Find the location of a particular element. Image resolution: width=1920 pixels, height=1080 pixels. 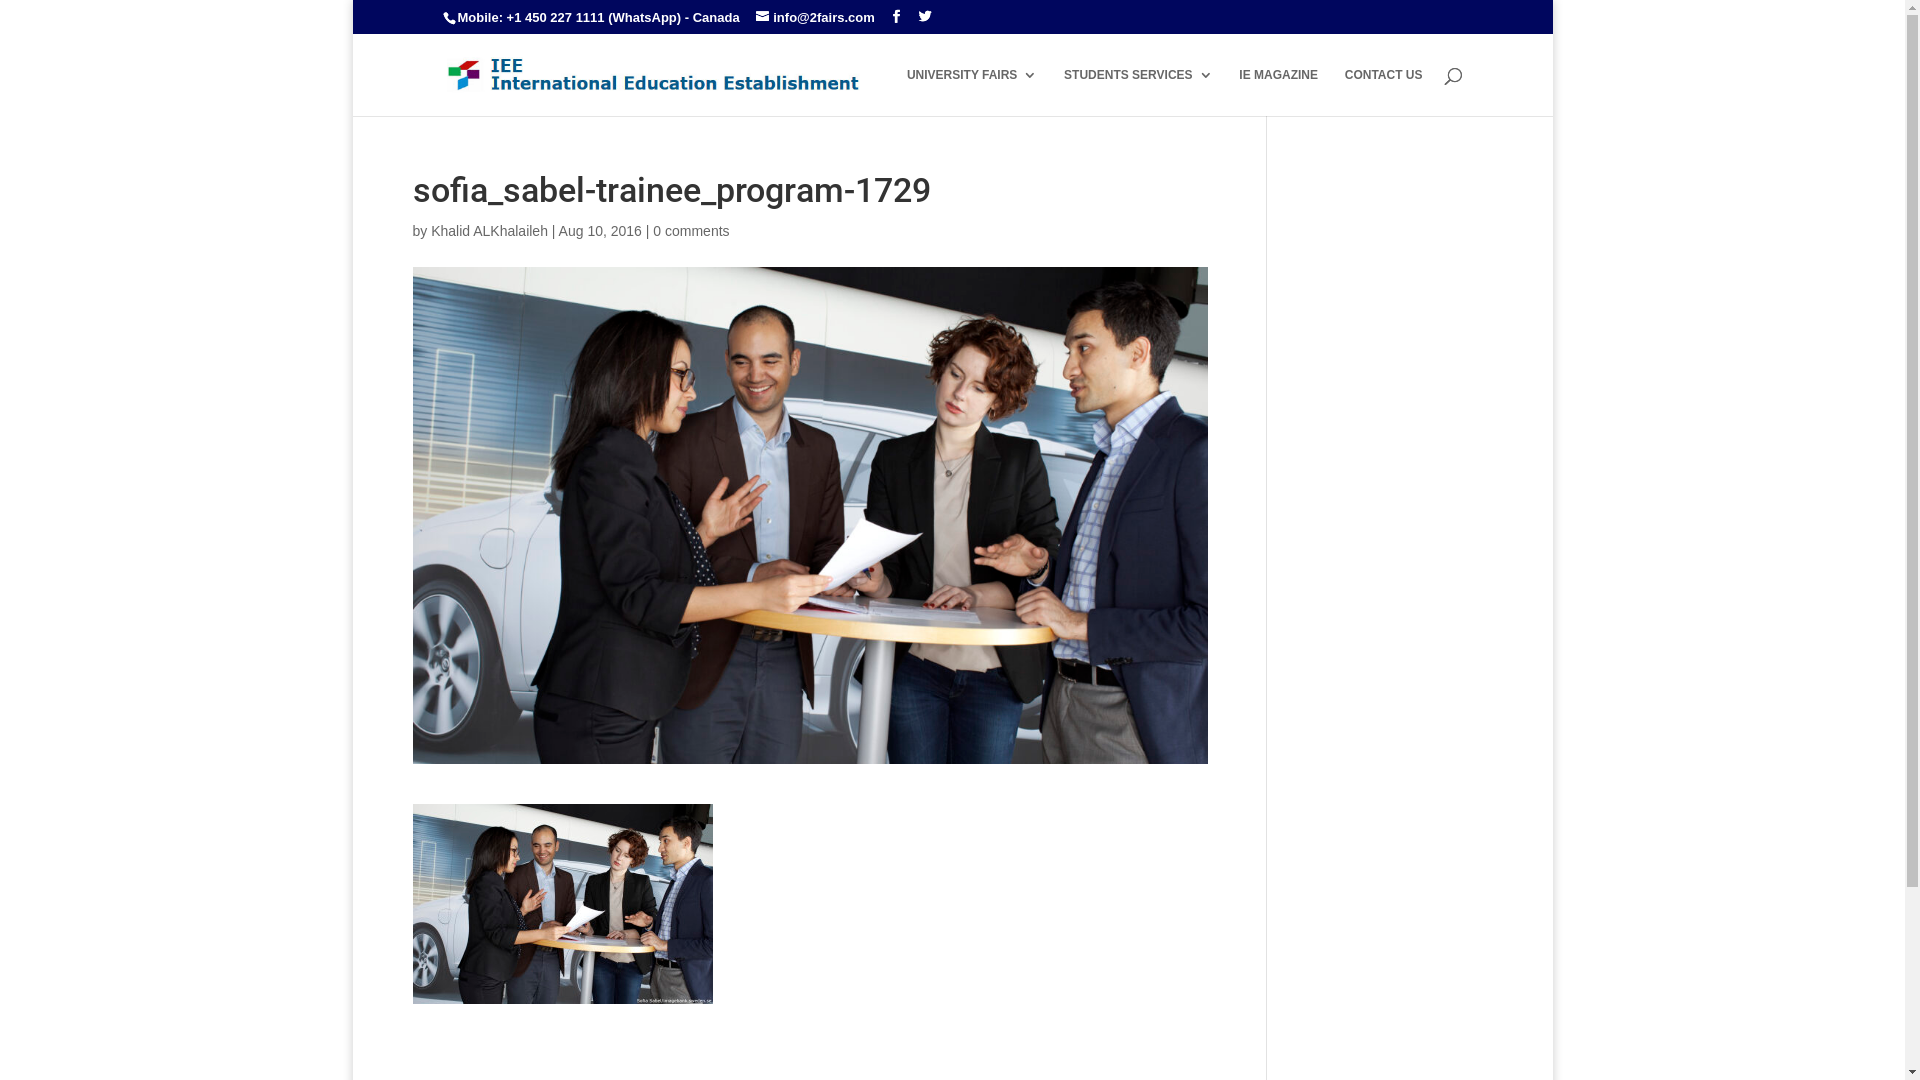

'UNIVERSITY FAIRS' is located at coordinates (972, 92).